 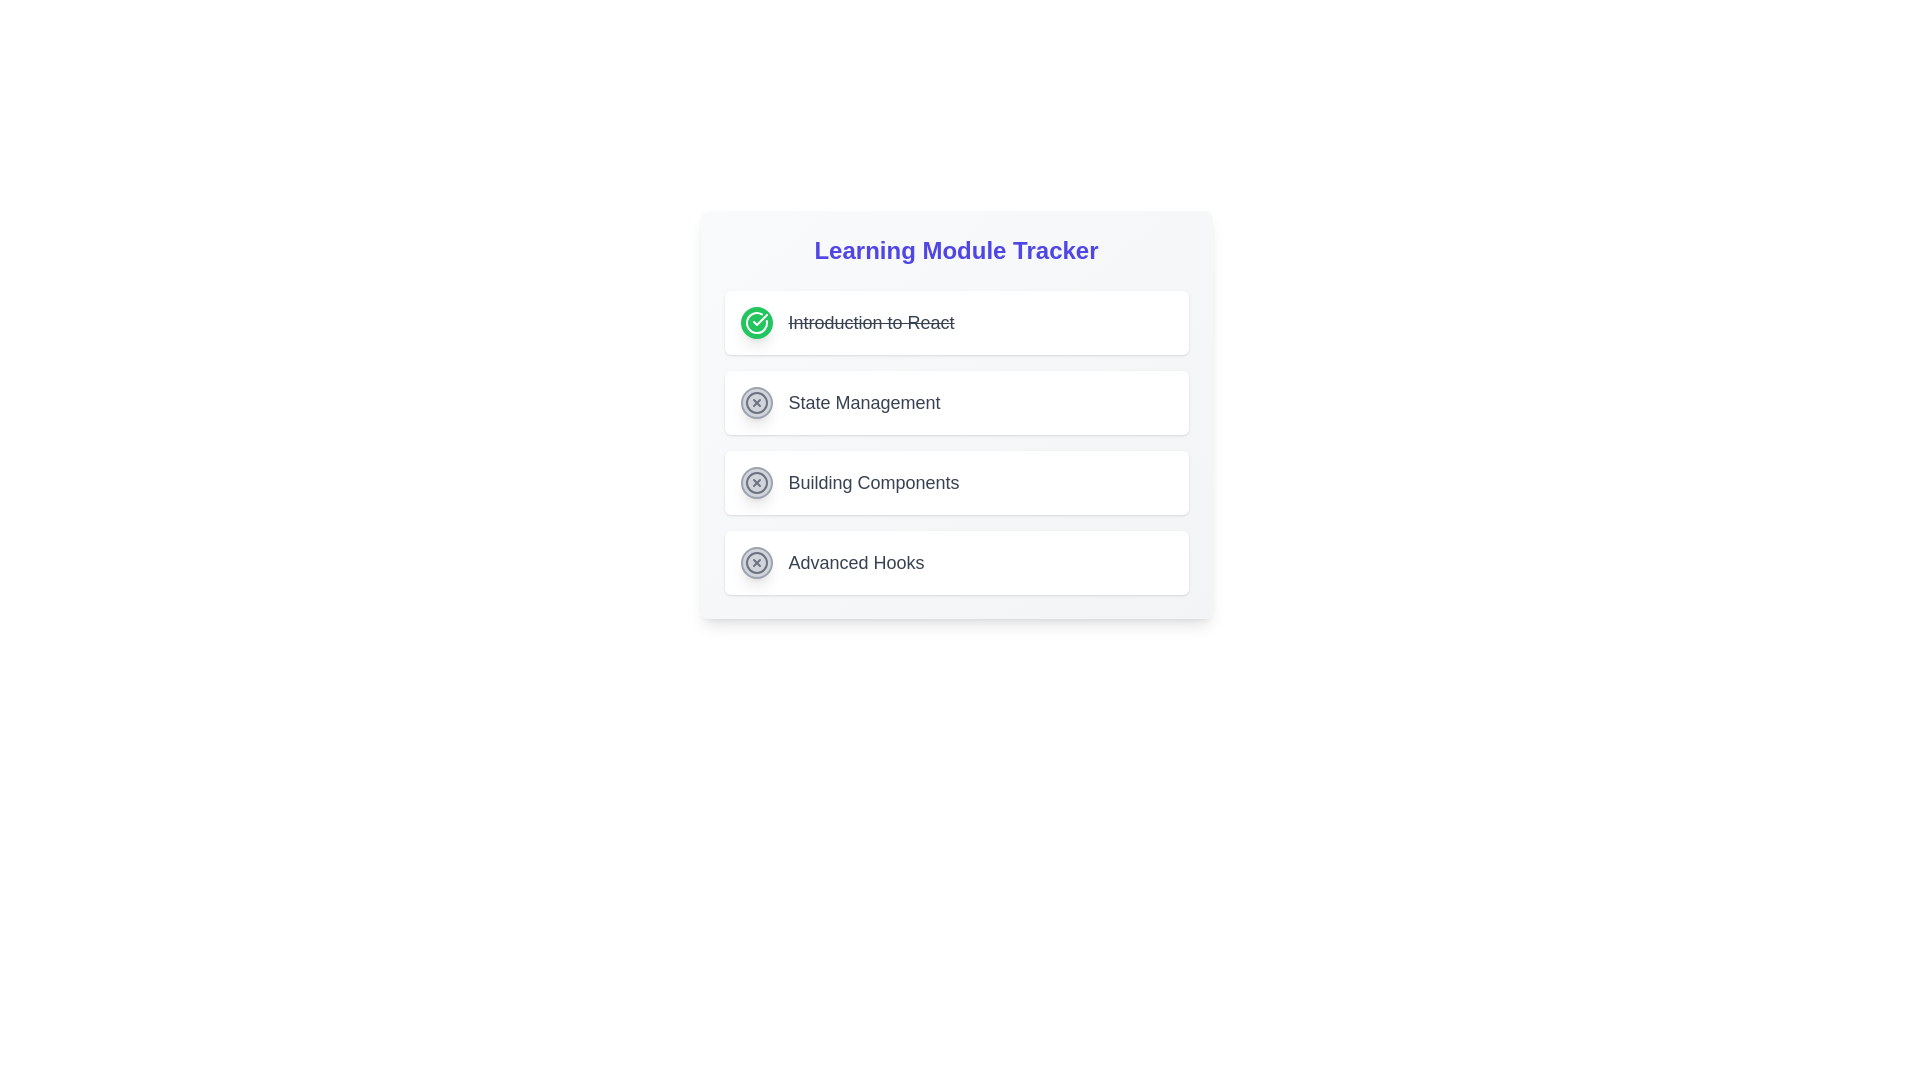 What do you see at coordinates (955, 563) in the screenshot?
I see `the List Item Card displaying 'Advanced Hooks', which is the fourth item in a vertical list of cards with a white background and a gray font` at bounding box center [955, 563].